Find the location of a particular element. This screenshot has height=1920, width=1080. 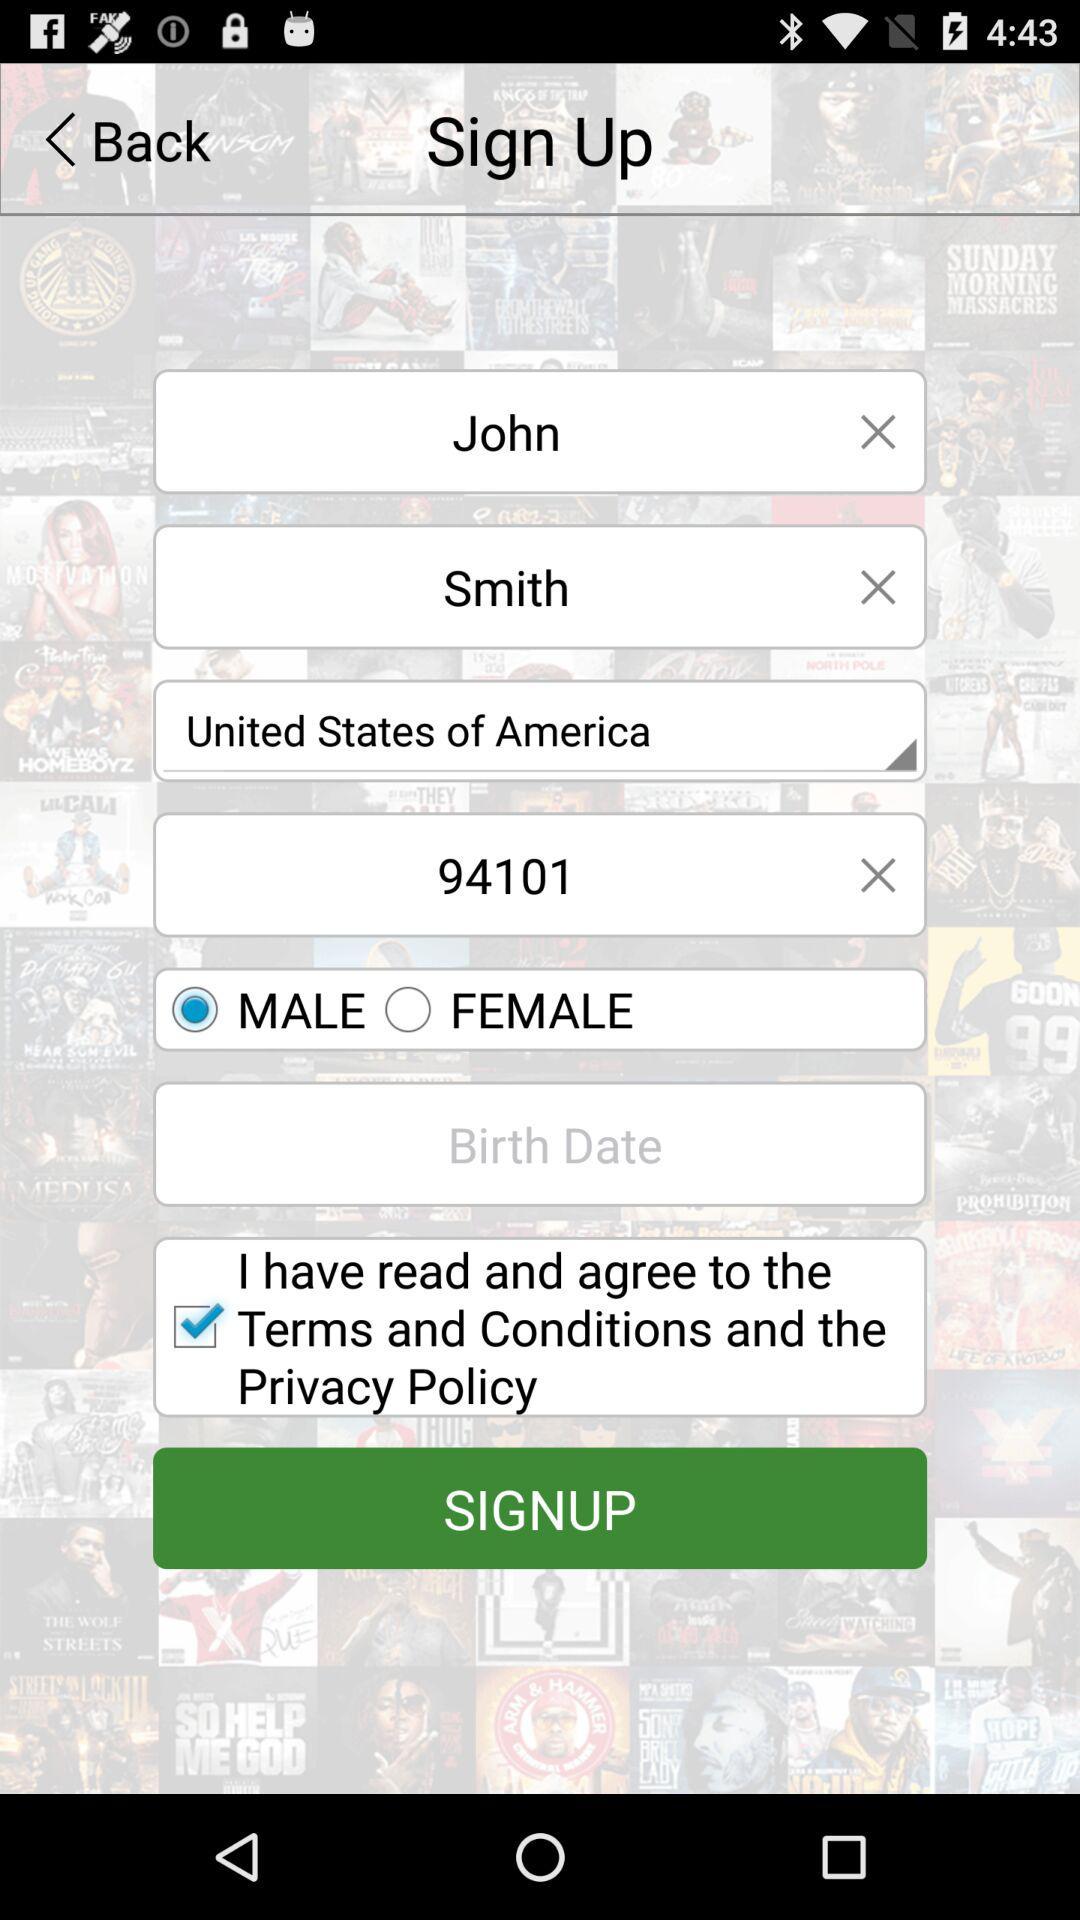

delete data is located at coordinates (877, 585).